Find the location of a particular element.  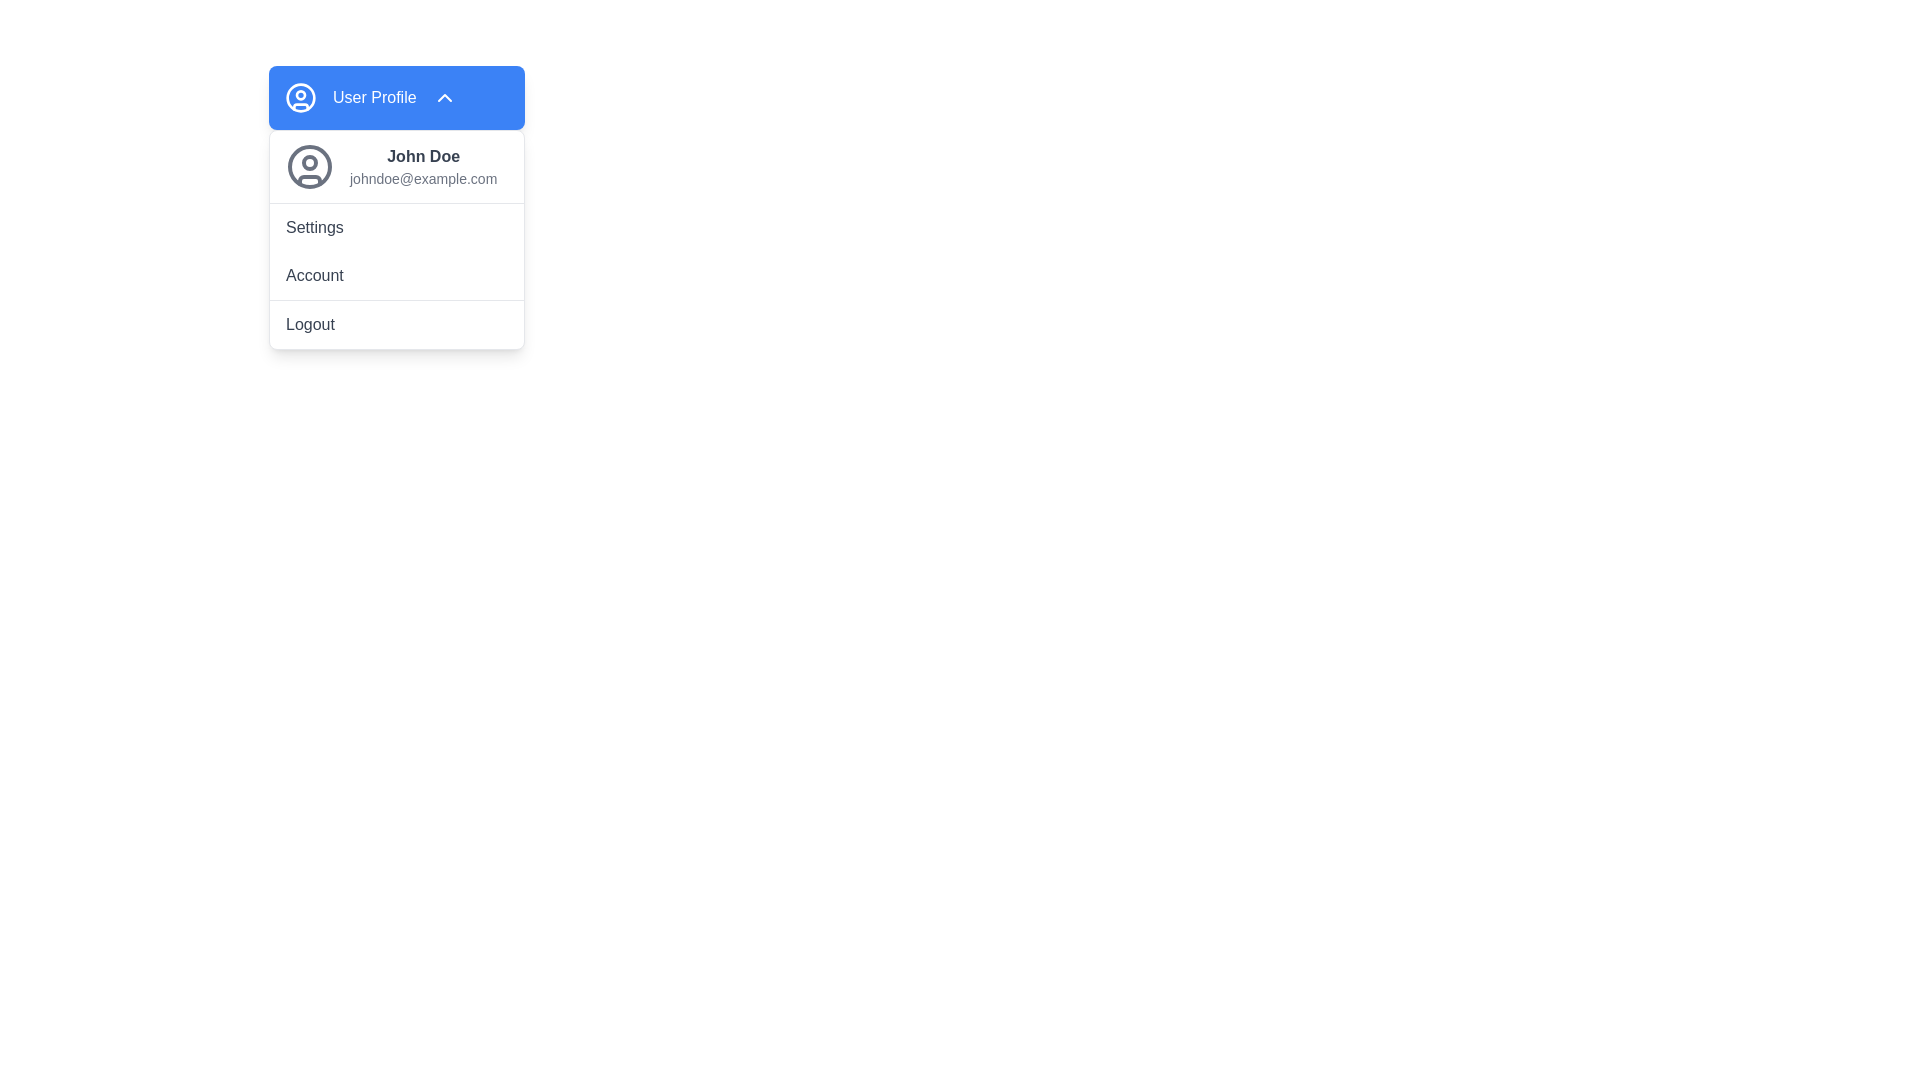

the expandable/collapsible icon next to the 'User Profile' section is located at coordinates (443, 97).